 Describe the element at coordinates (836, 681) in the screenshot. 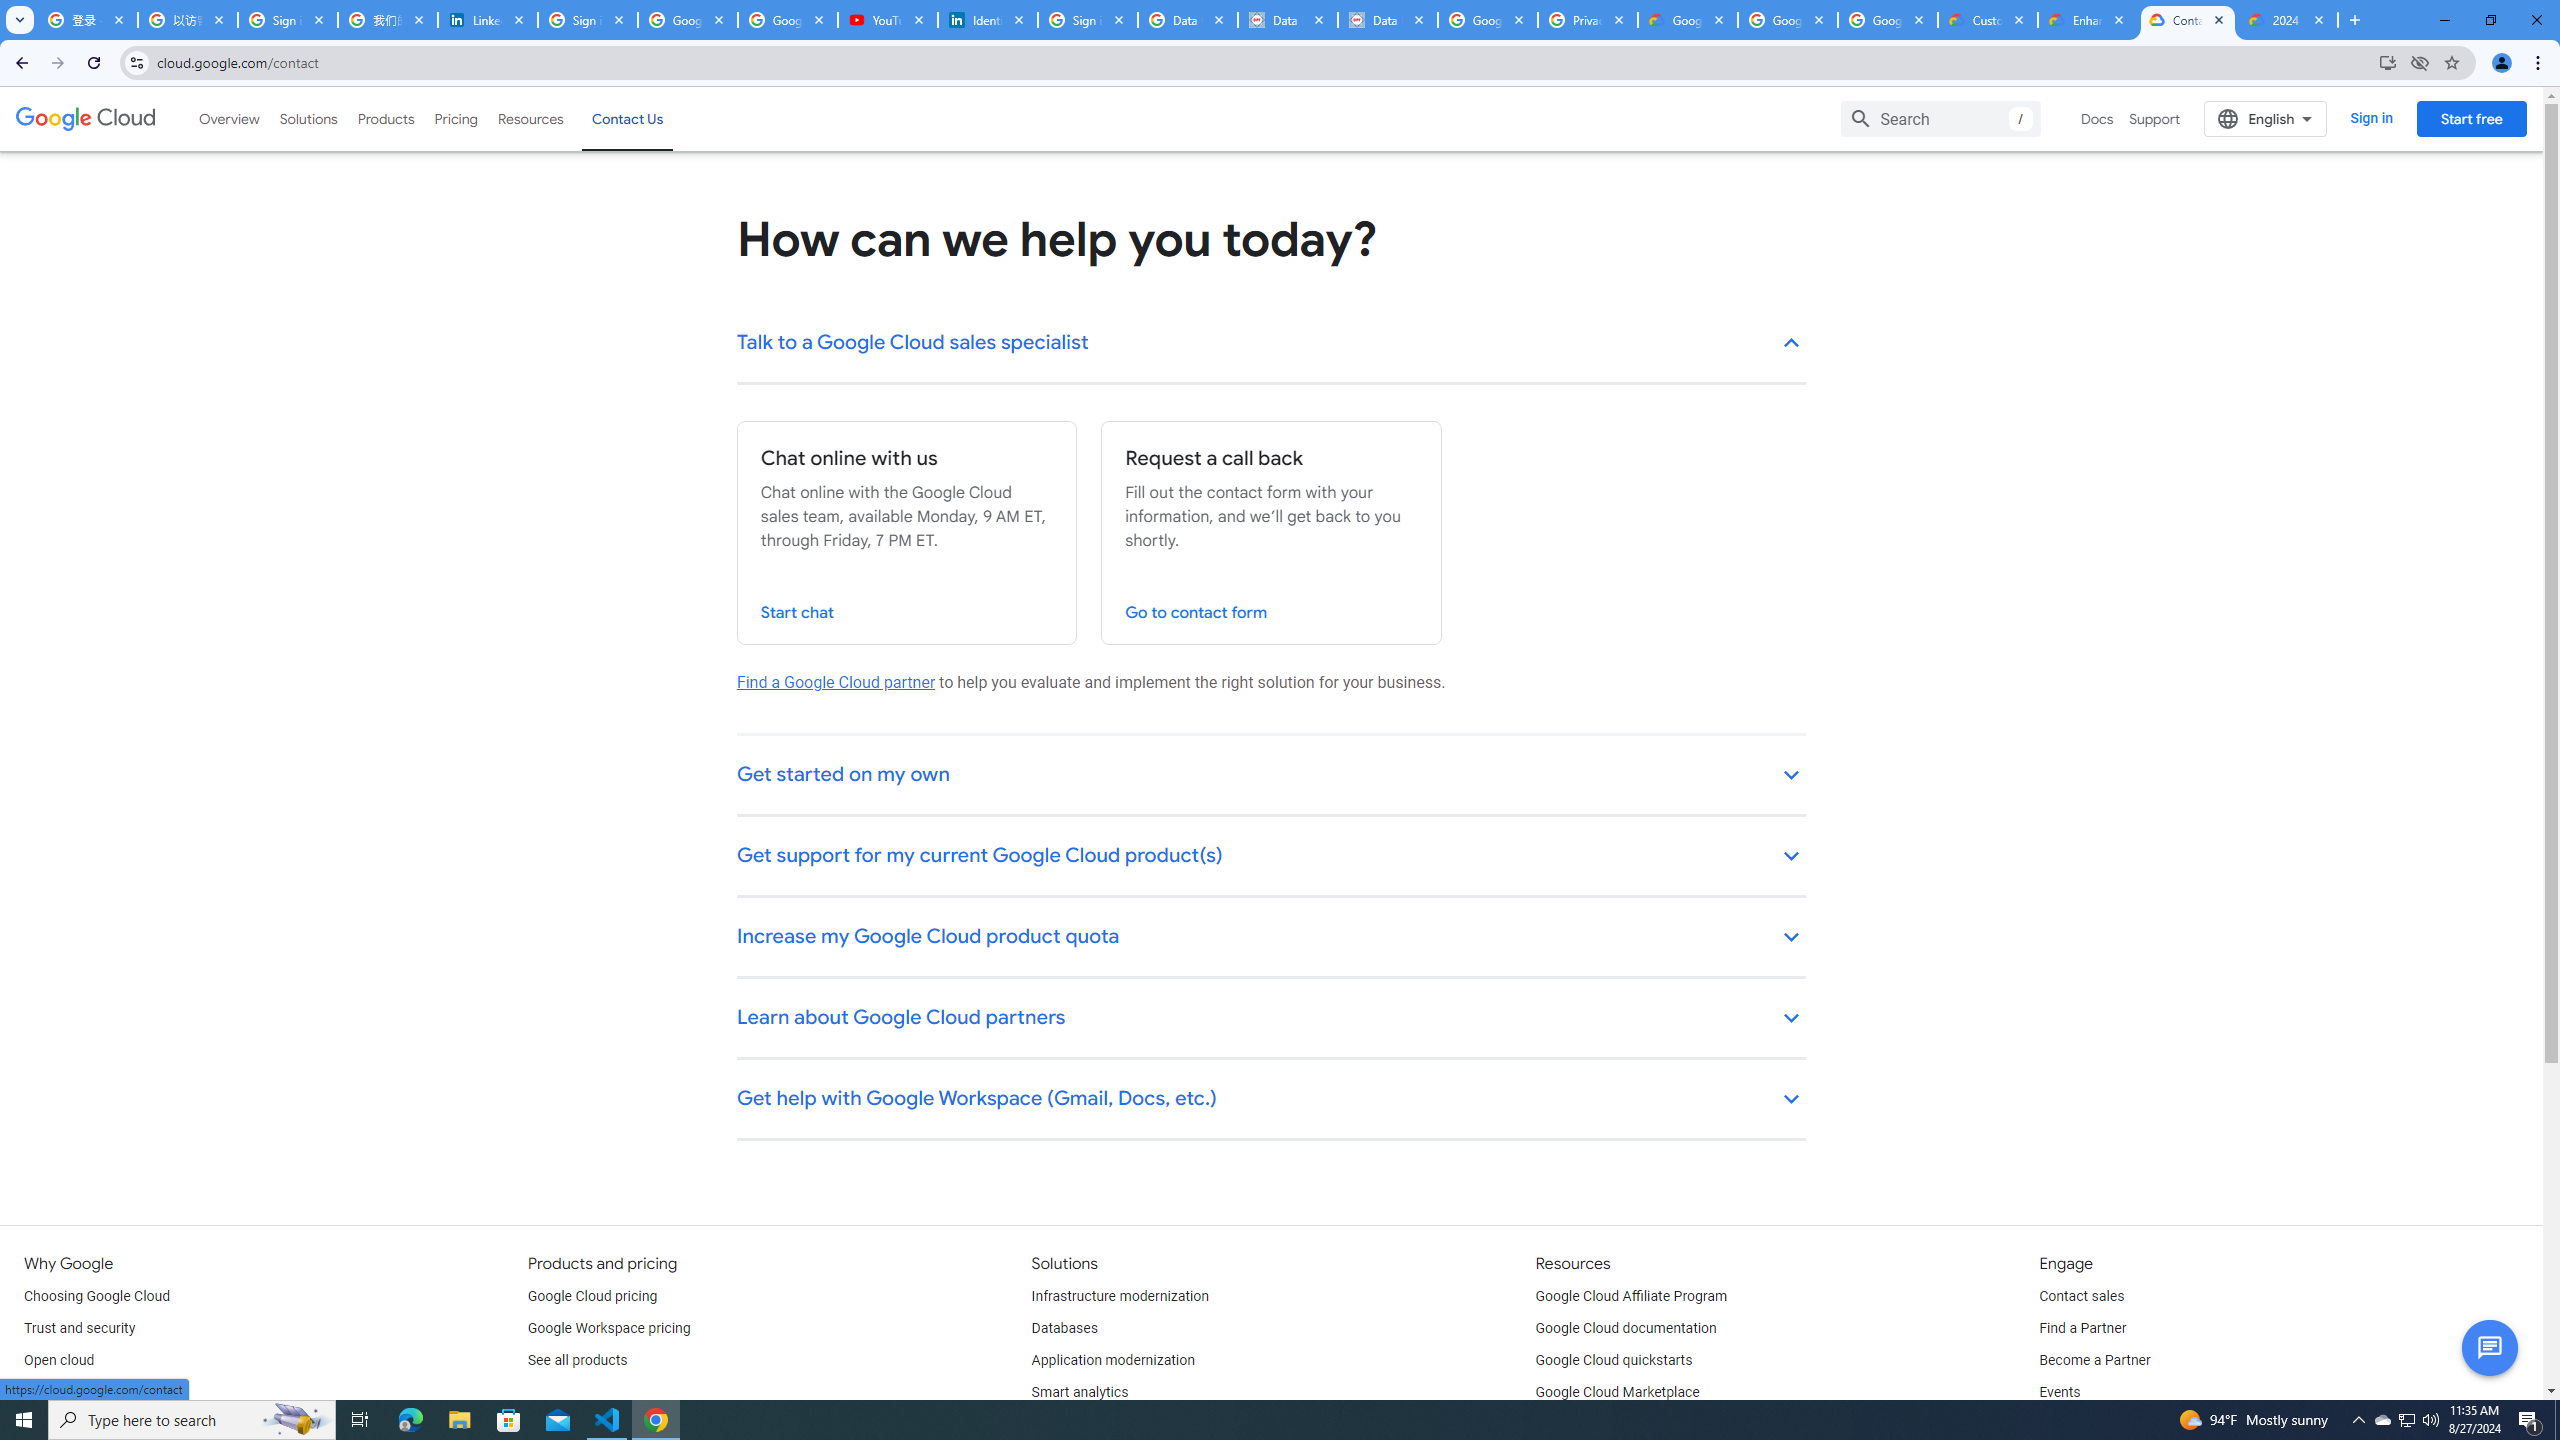

I see `'Find a Google Cloud partner'` at that location.